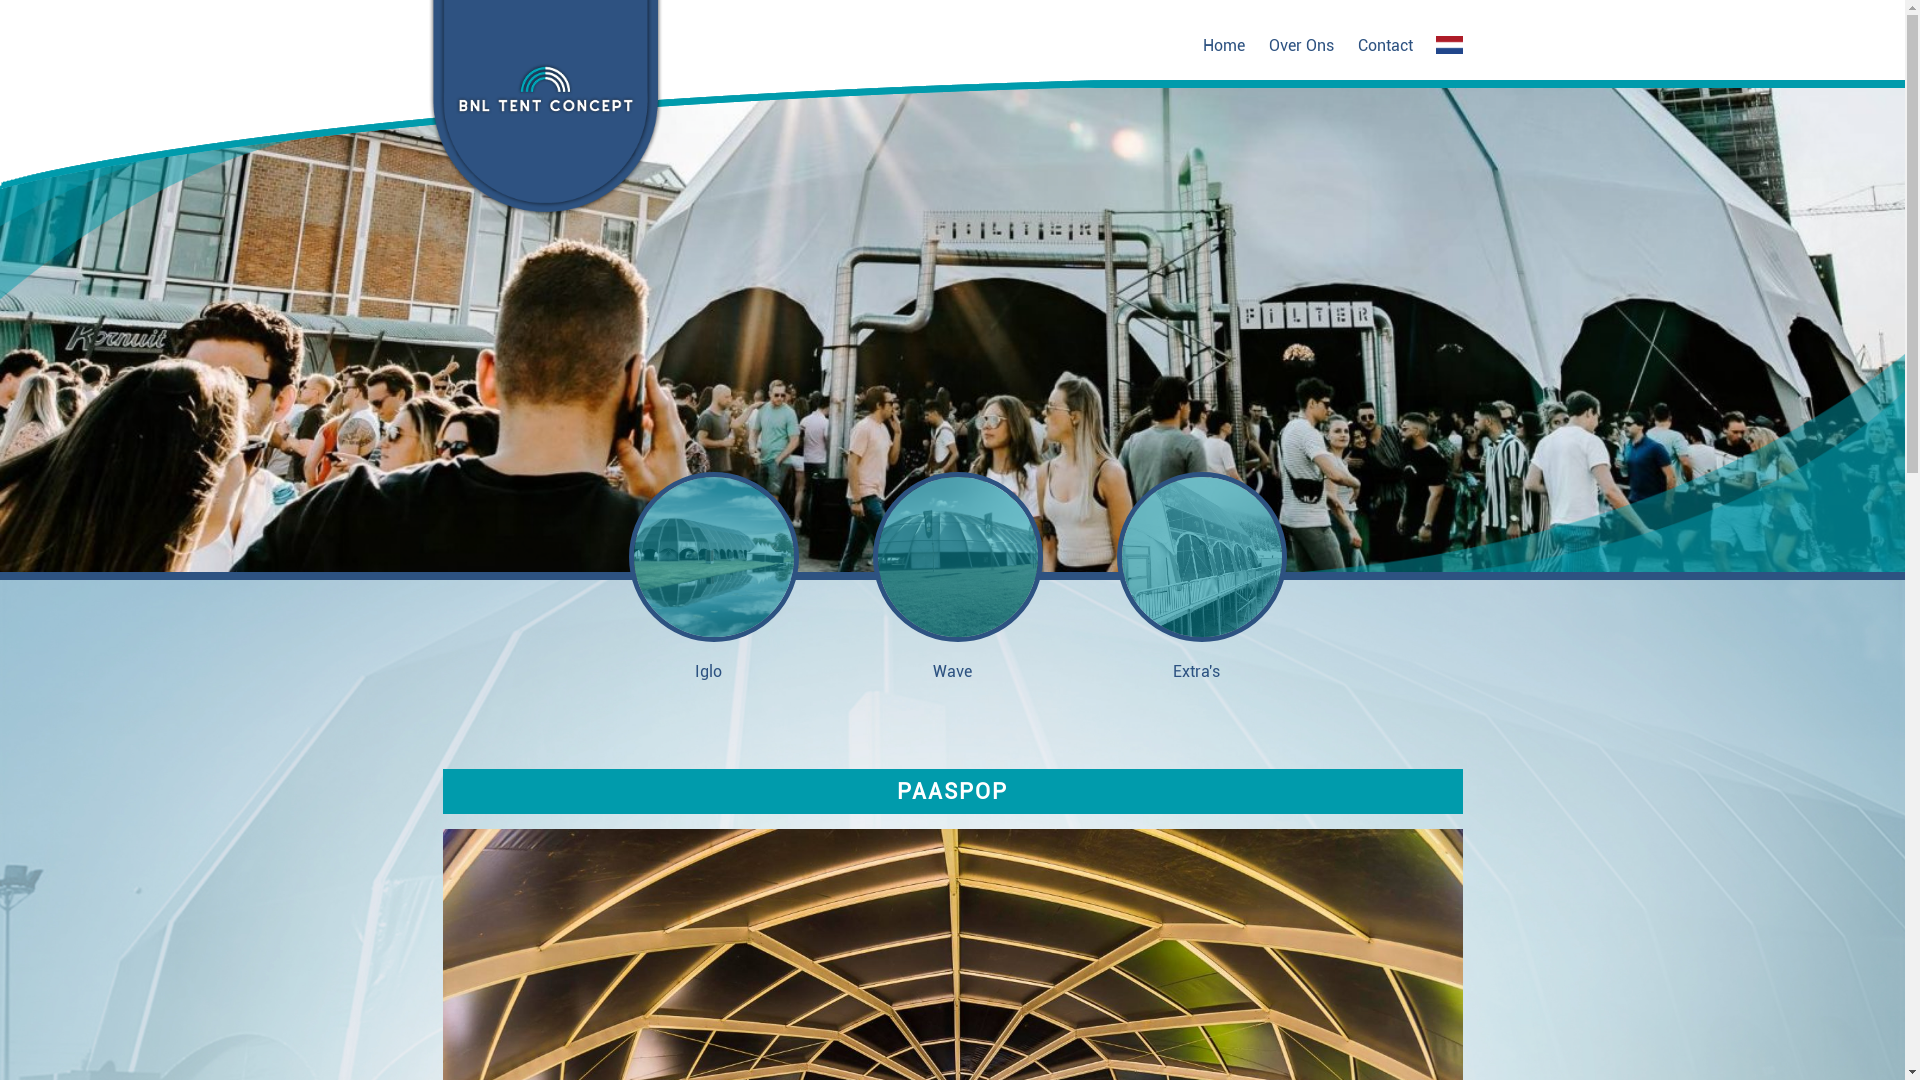 The width and height of the screenshot is (1920, 1080). What do you see at coordinates (1384, 45) in the screenshot?
I see `'Contact'` at bounding box center [1384, 45].